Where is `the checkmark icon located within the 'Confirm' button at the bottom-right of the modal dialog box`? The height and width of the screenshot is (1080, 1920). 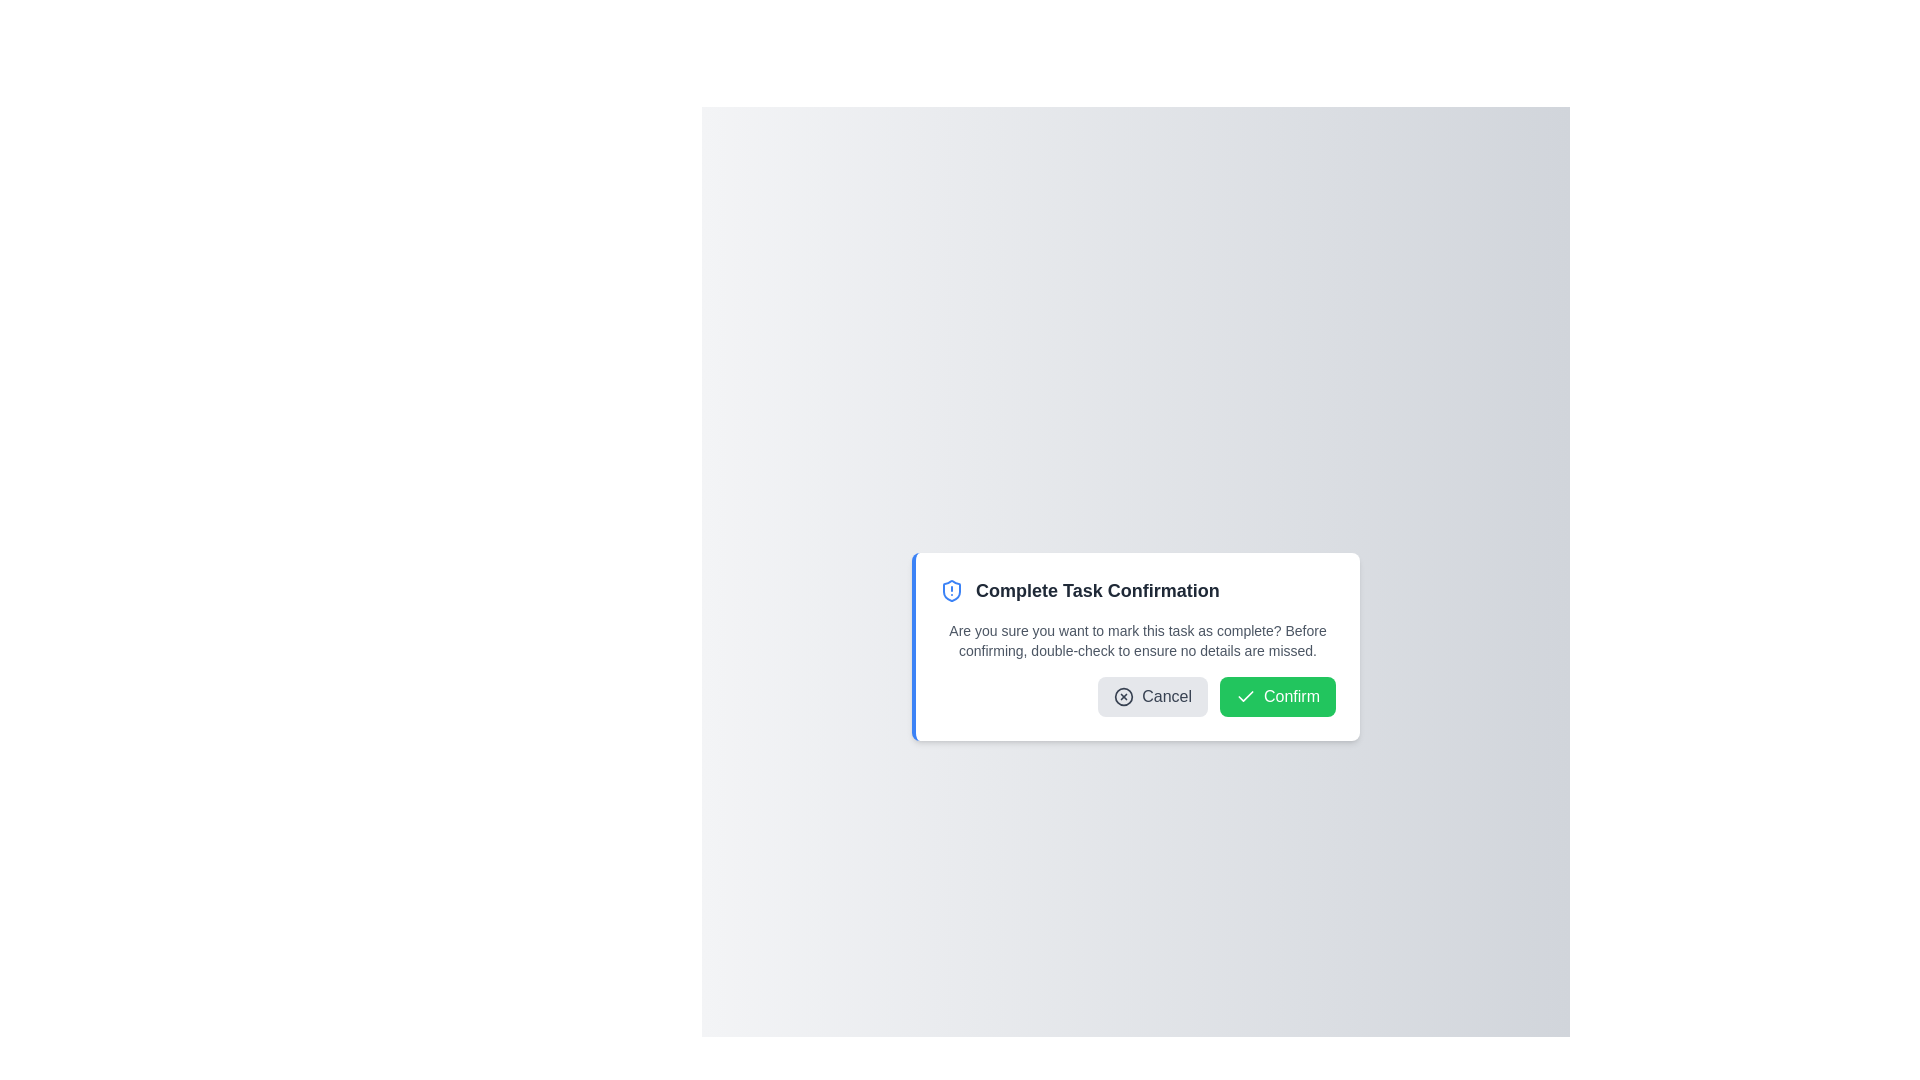
the checkmark icon located within the 'Confirm' button at the bottom-right of the modal dialog box is located at coordinates (1244, 696).